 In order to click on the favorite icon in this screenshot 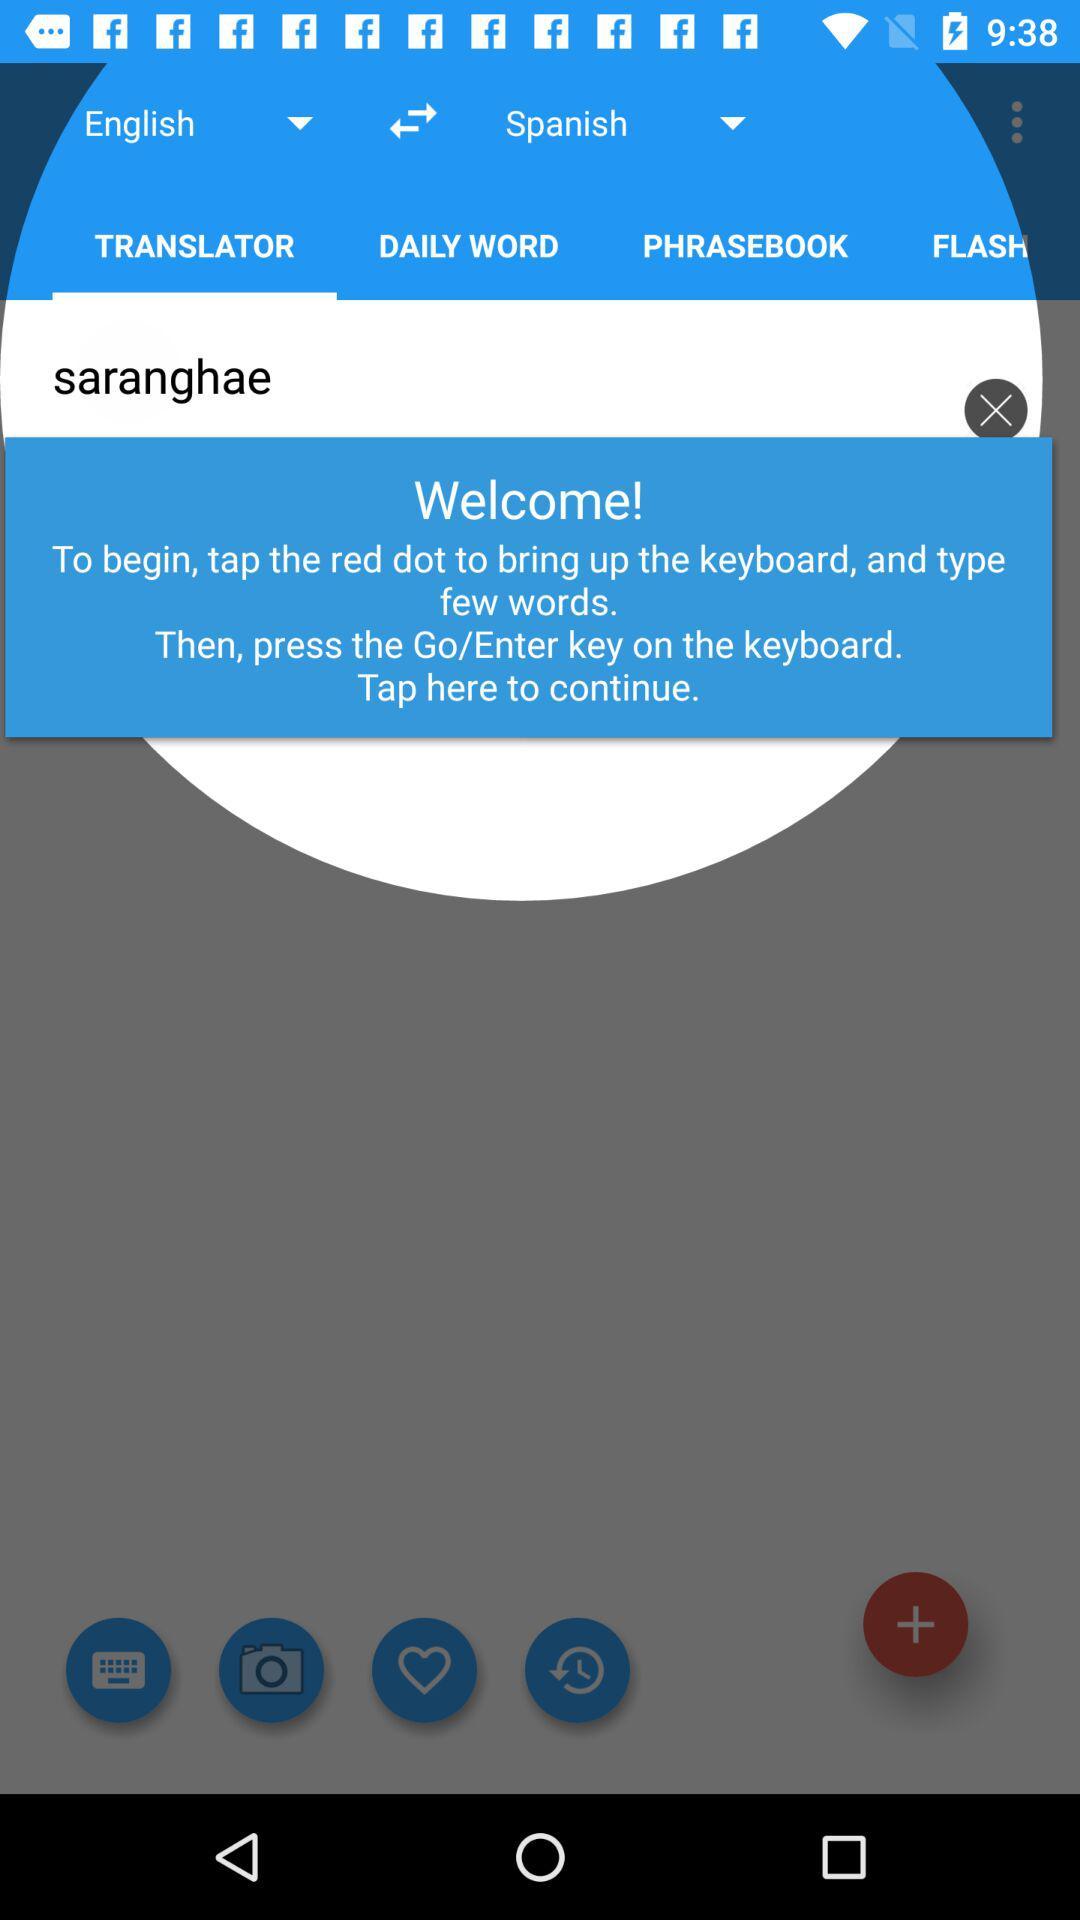, I will do `click(423, 1670)`.